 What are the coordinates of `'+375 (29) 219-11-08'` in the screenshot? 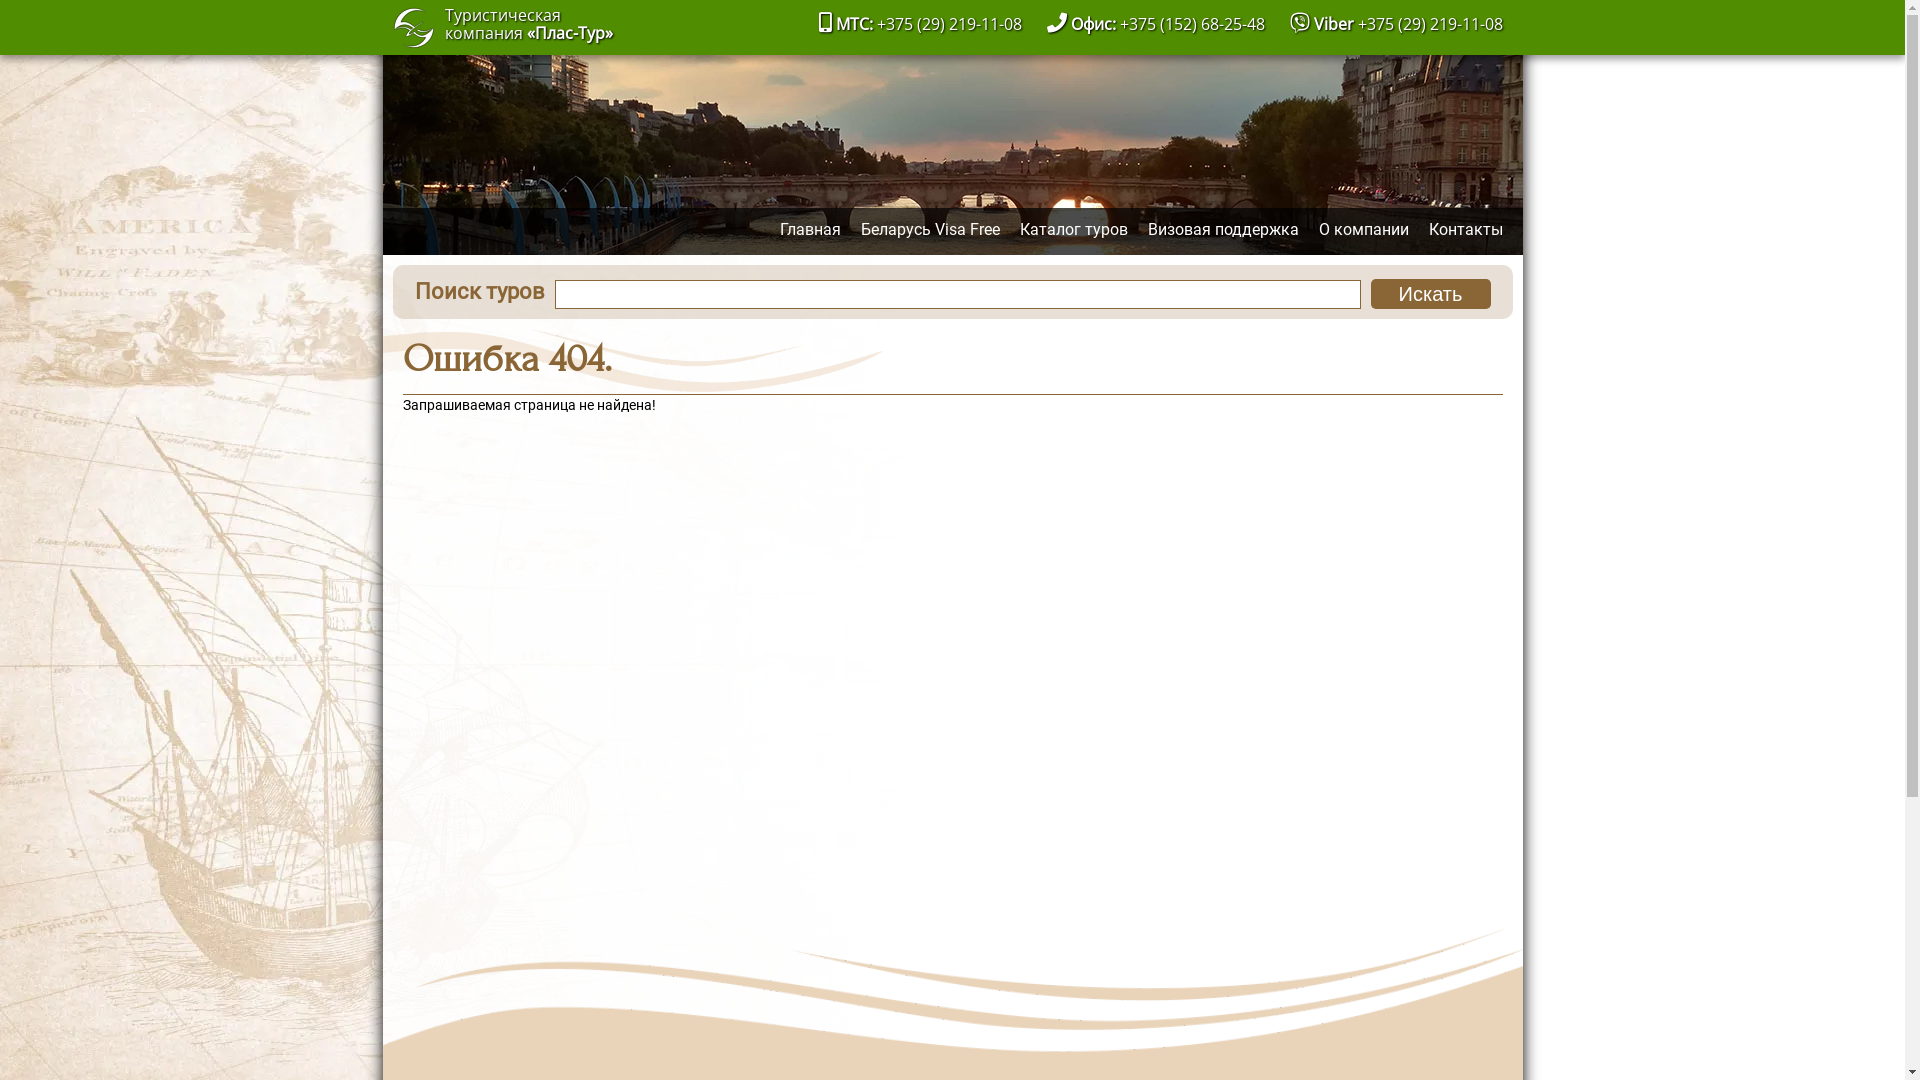 It's located at (1429, 23).